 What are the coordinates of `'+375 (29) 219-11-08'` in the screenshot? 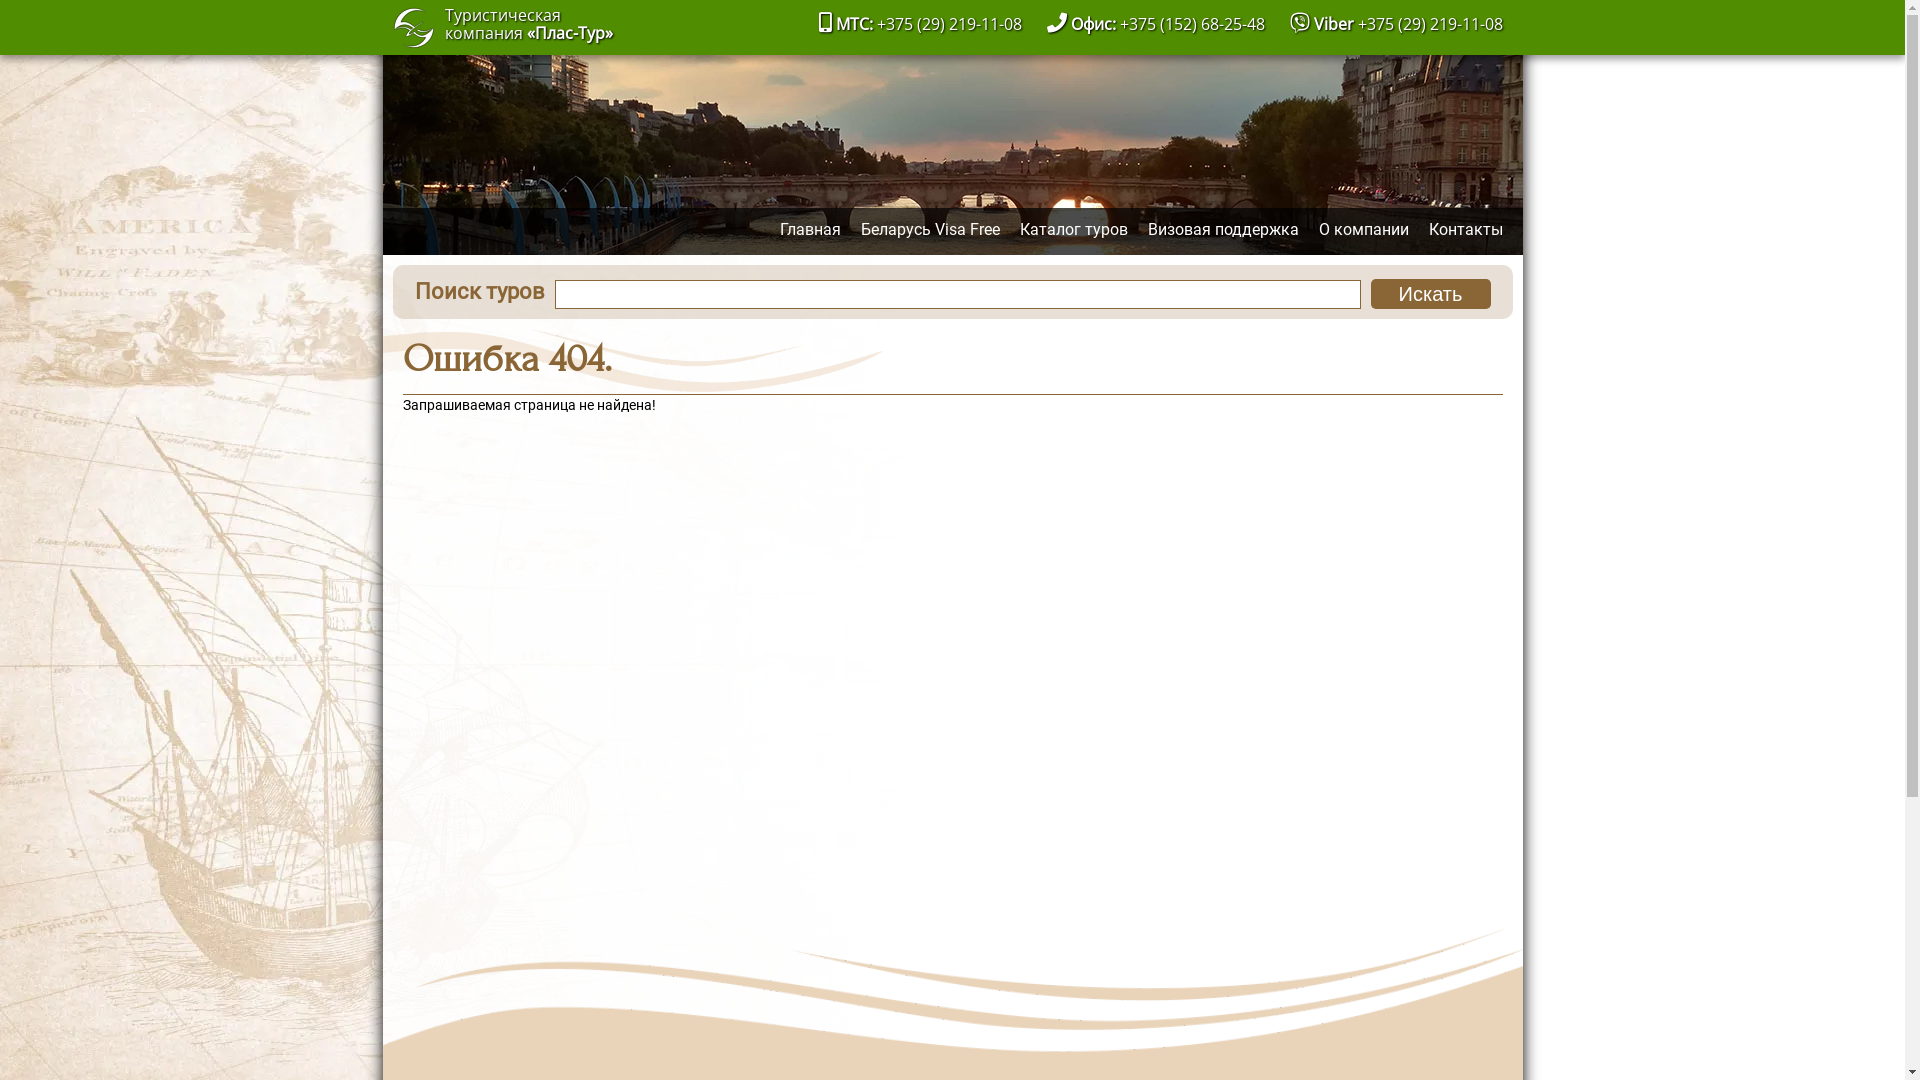 It's located at (1429, 23).